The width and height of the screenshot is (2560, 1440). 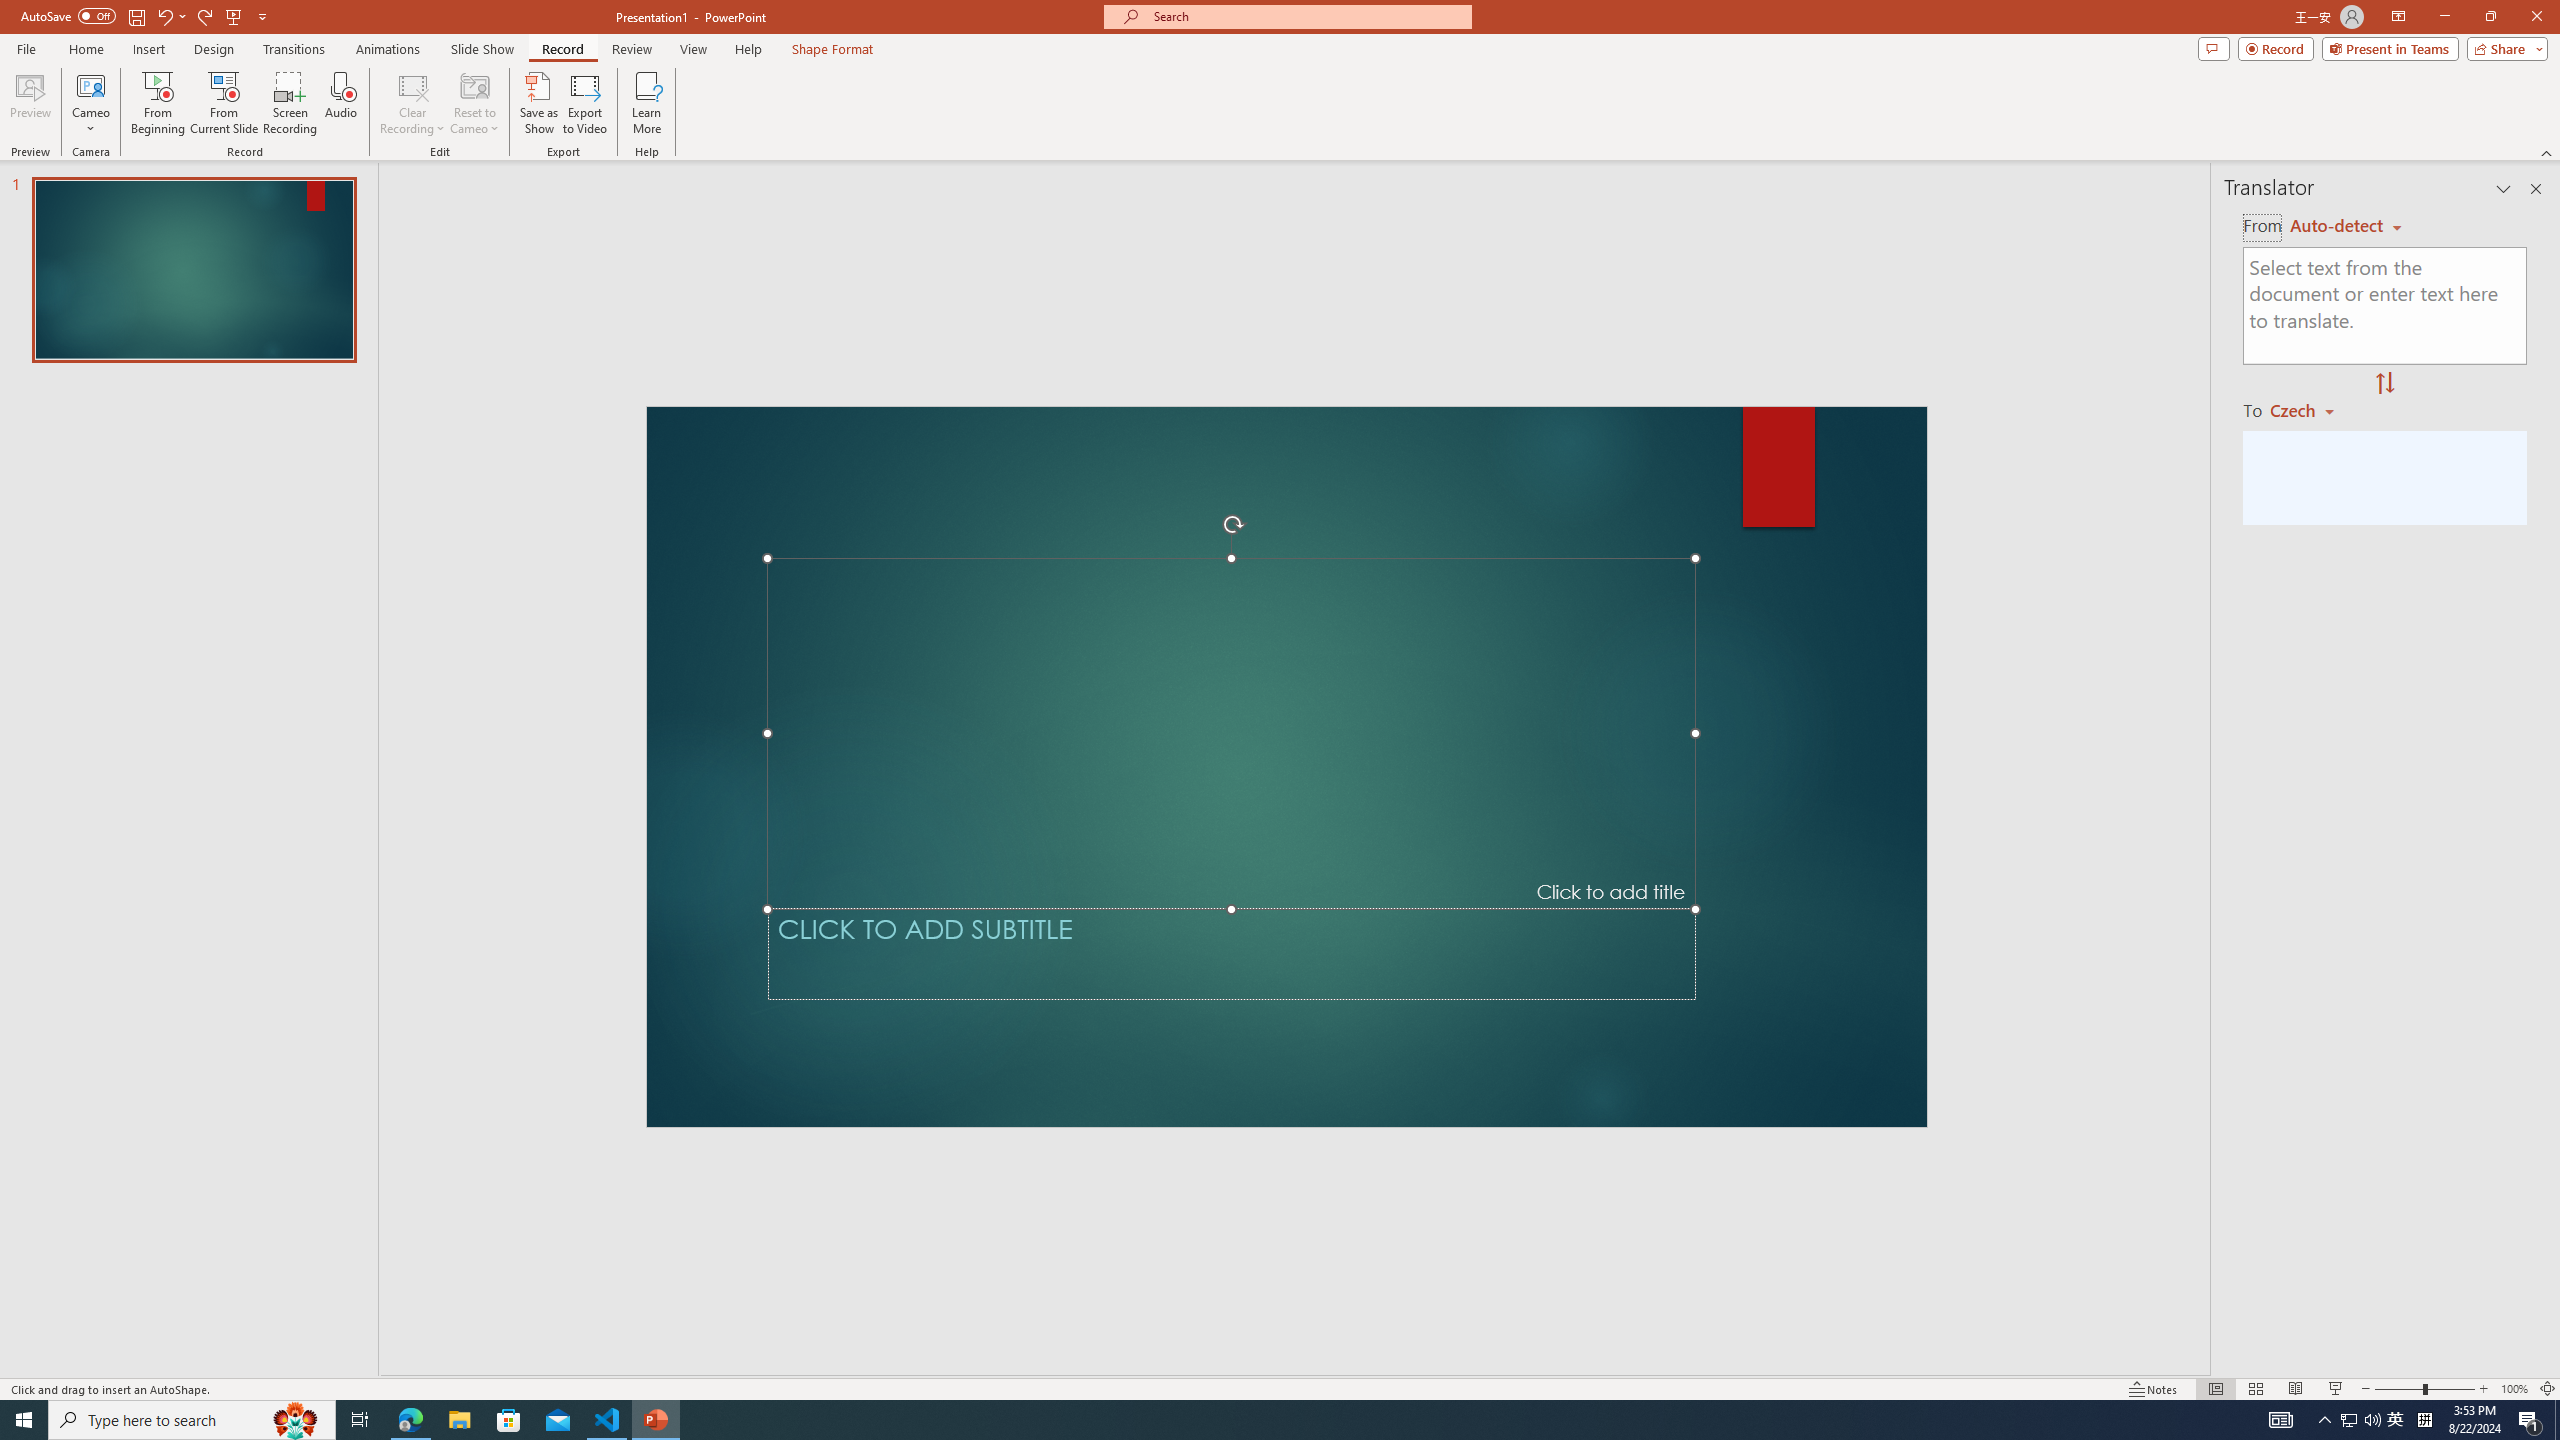 I want to click on 'Reading View', so click(x=2295, y=1389).